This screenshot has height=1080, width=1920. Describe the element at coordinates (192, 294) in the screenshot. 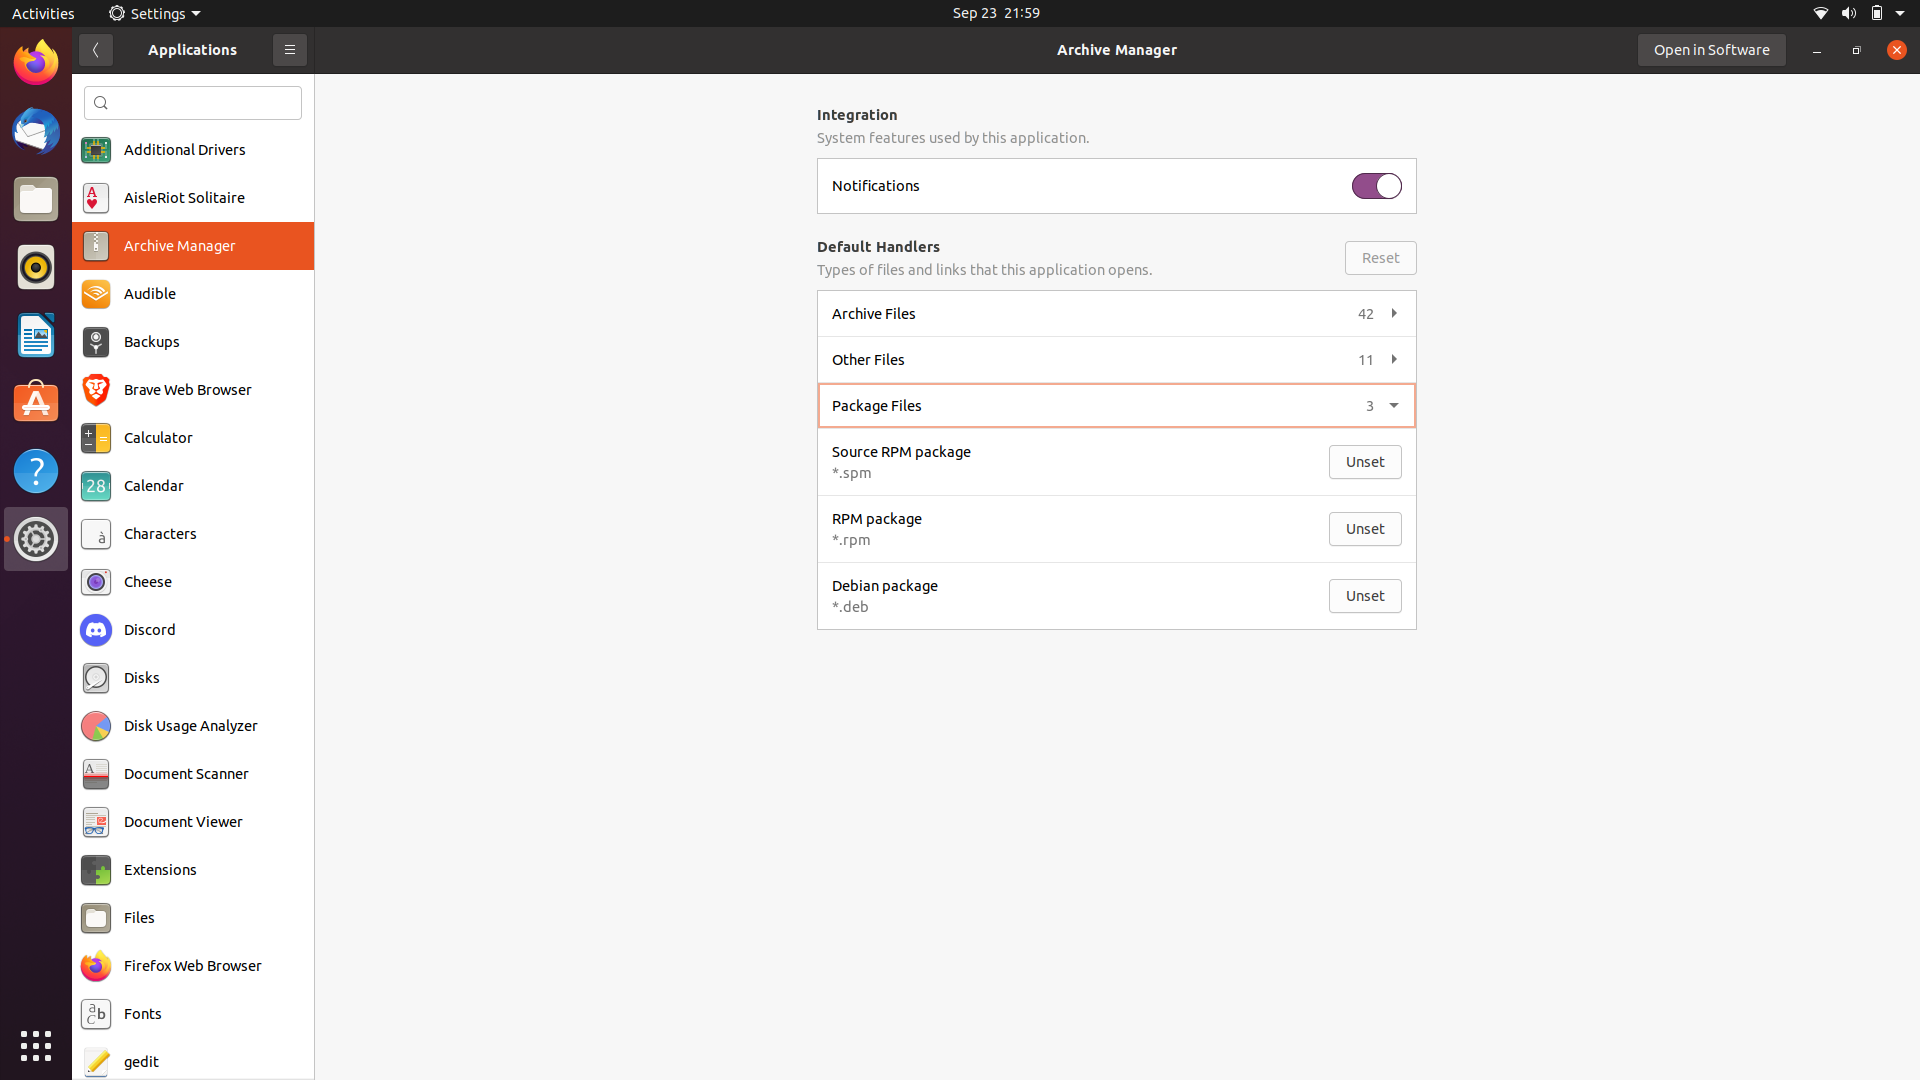

I see `Start Audible program` at that location.